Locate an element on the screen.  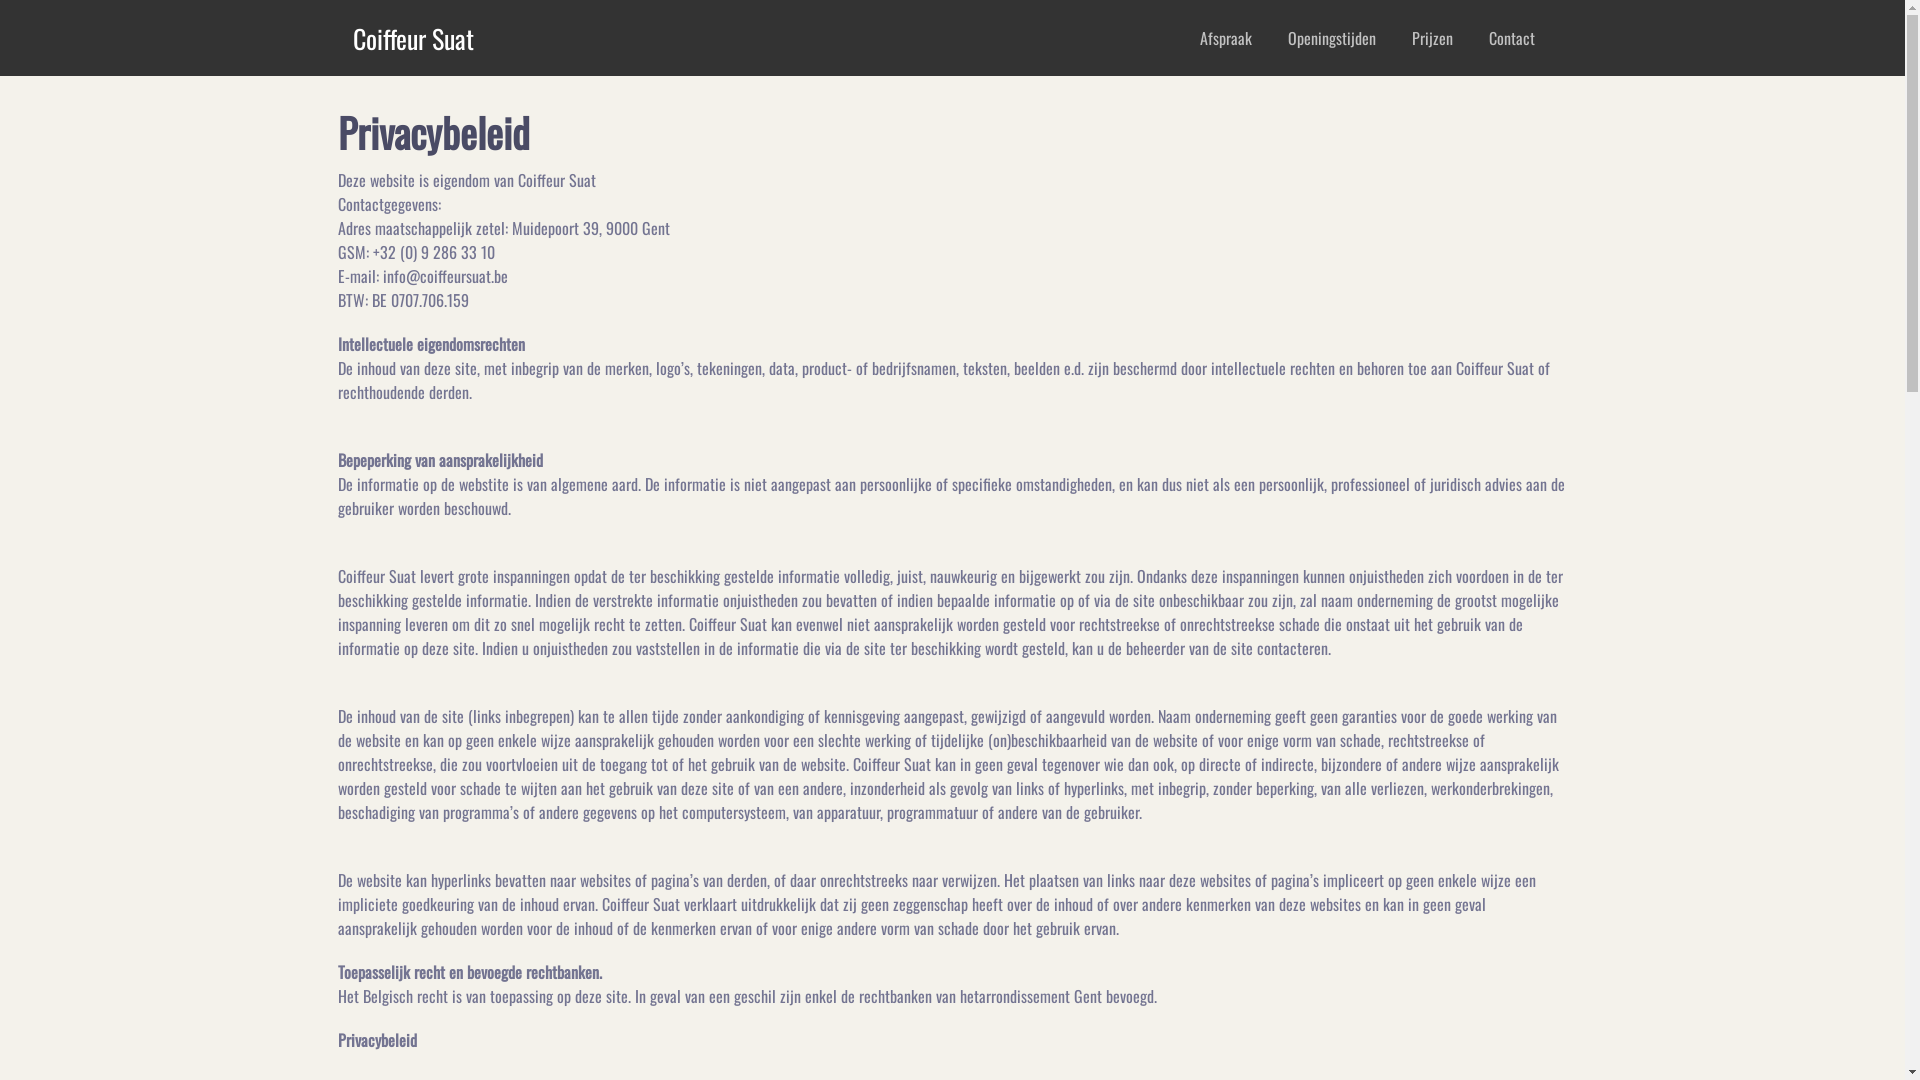
'Contact' is located at coordinates (1511, 38).